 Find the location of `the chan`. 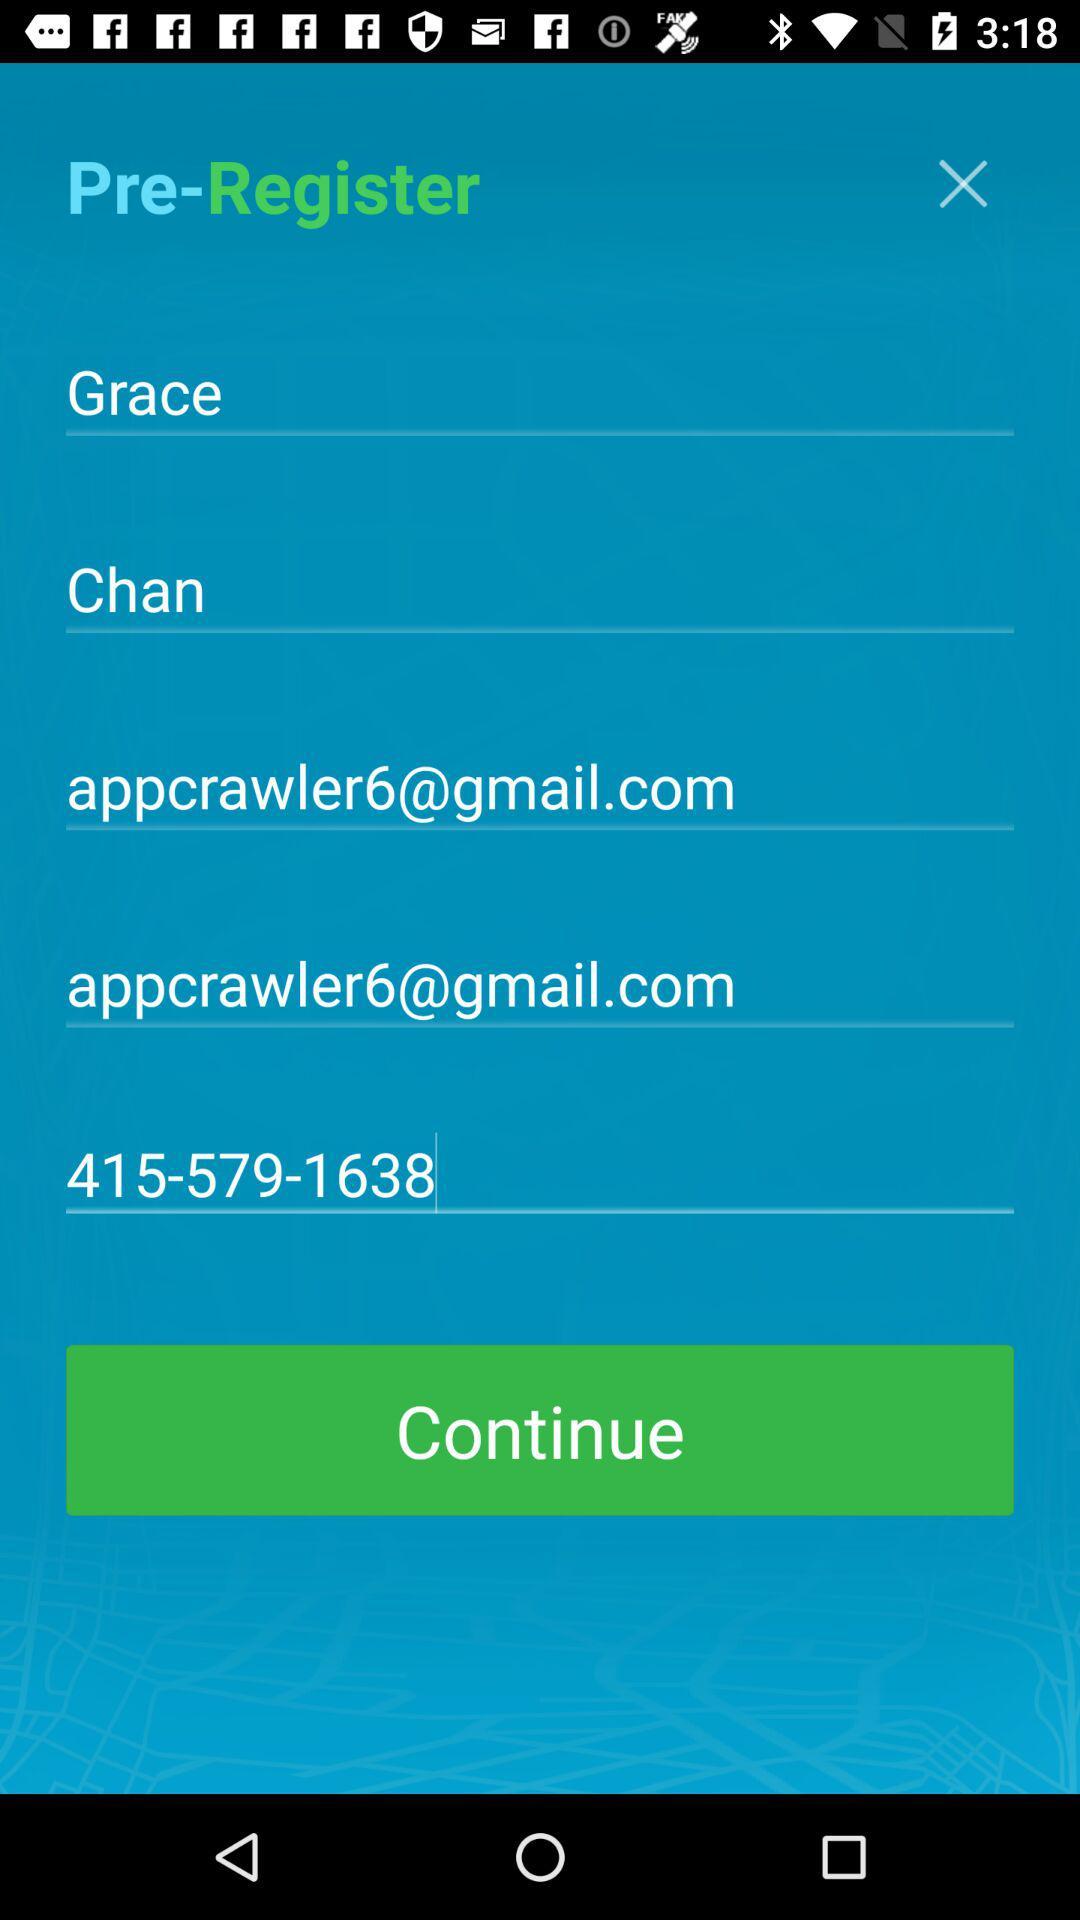

the chan is located at coordinates (540, 585).